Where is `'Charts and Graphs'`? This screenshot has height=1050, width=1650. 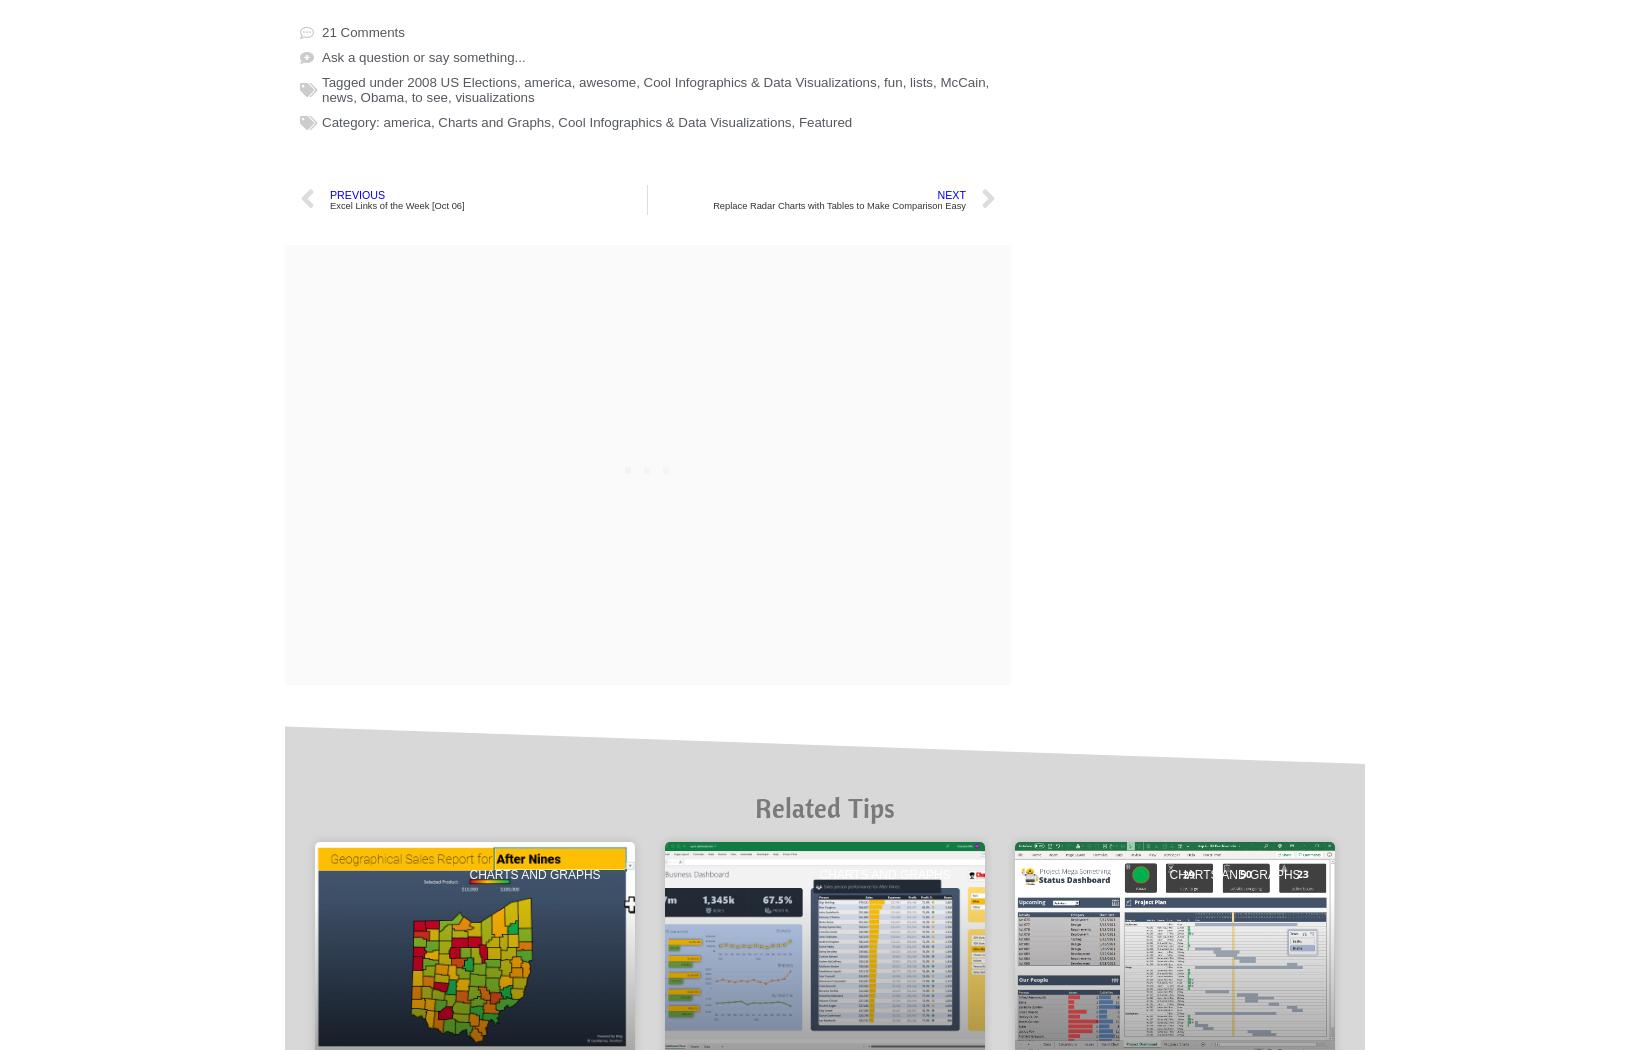 'Charts and Graphs' is located at coordinates (437, 807).